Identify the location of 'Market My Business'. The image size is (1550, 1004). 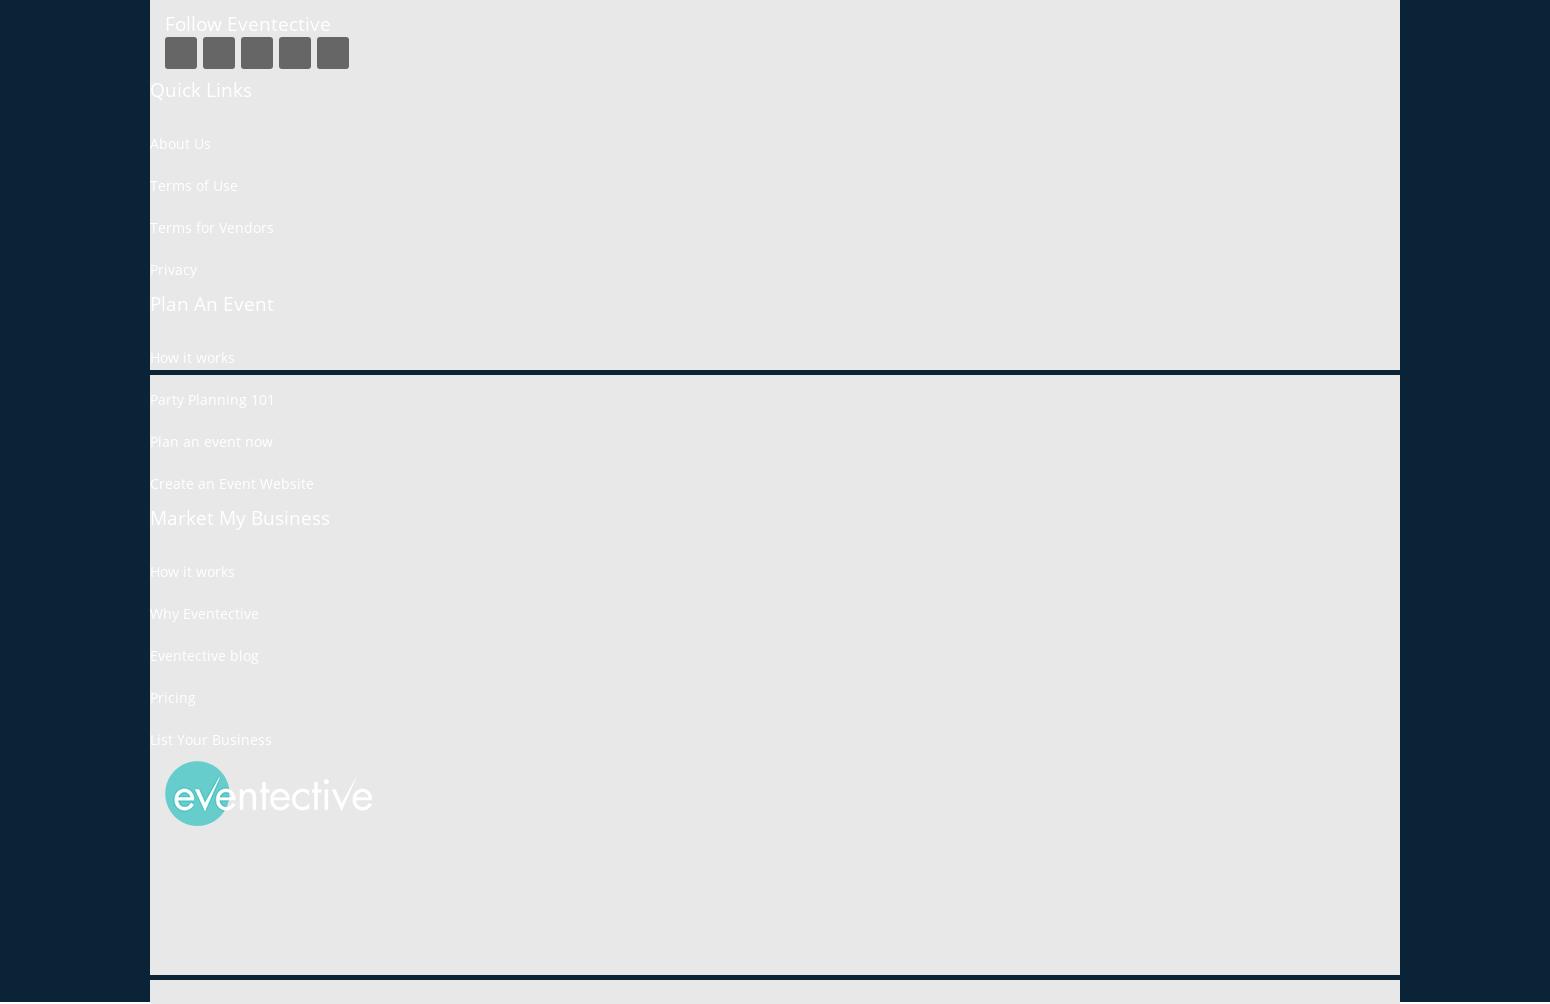
(239, 517).